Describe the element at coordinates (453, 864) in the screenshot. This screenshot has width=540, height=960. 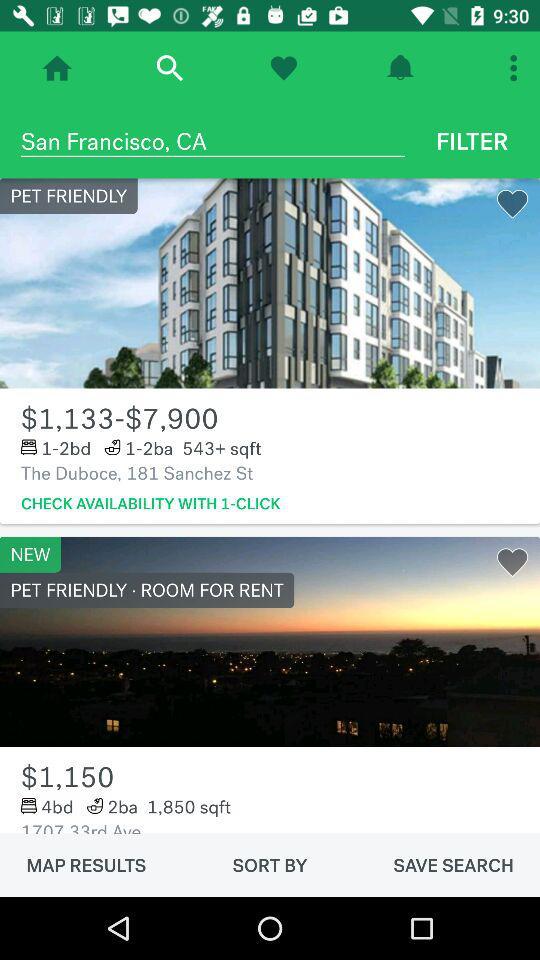
I see `icon to the right of the sort by` at that location.